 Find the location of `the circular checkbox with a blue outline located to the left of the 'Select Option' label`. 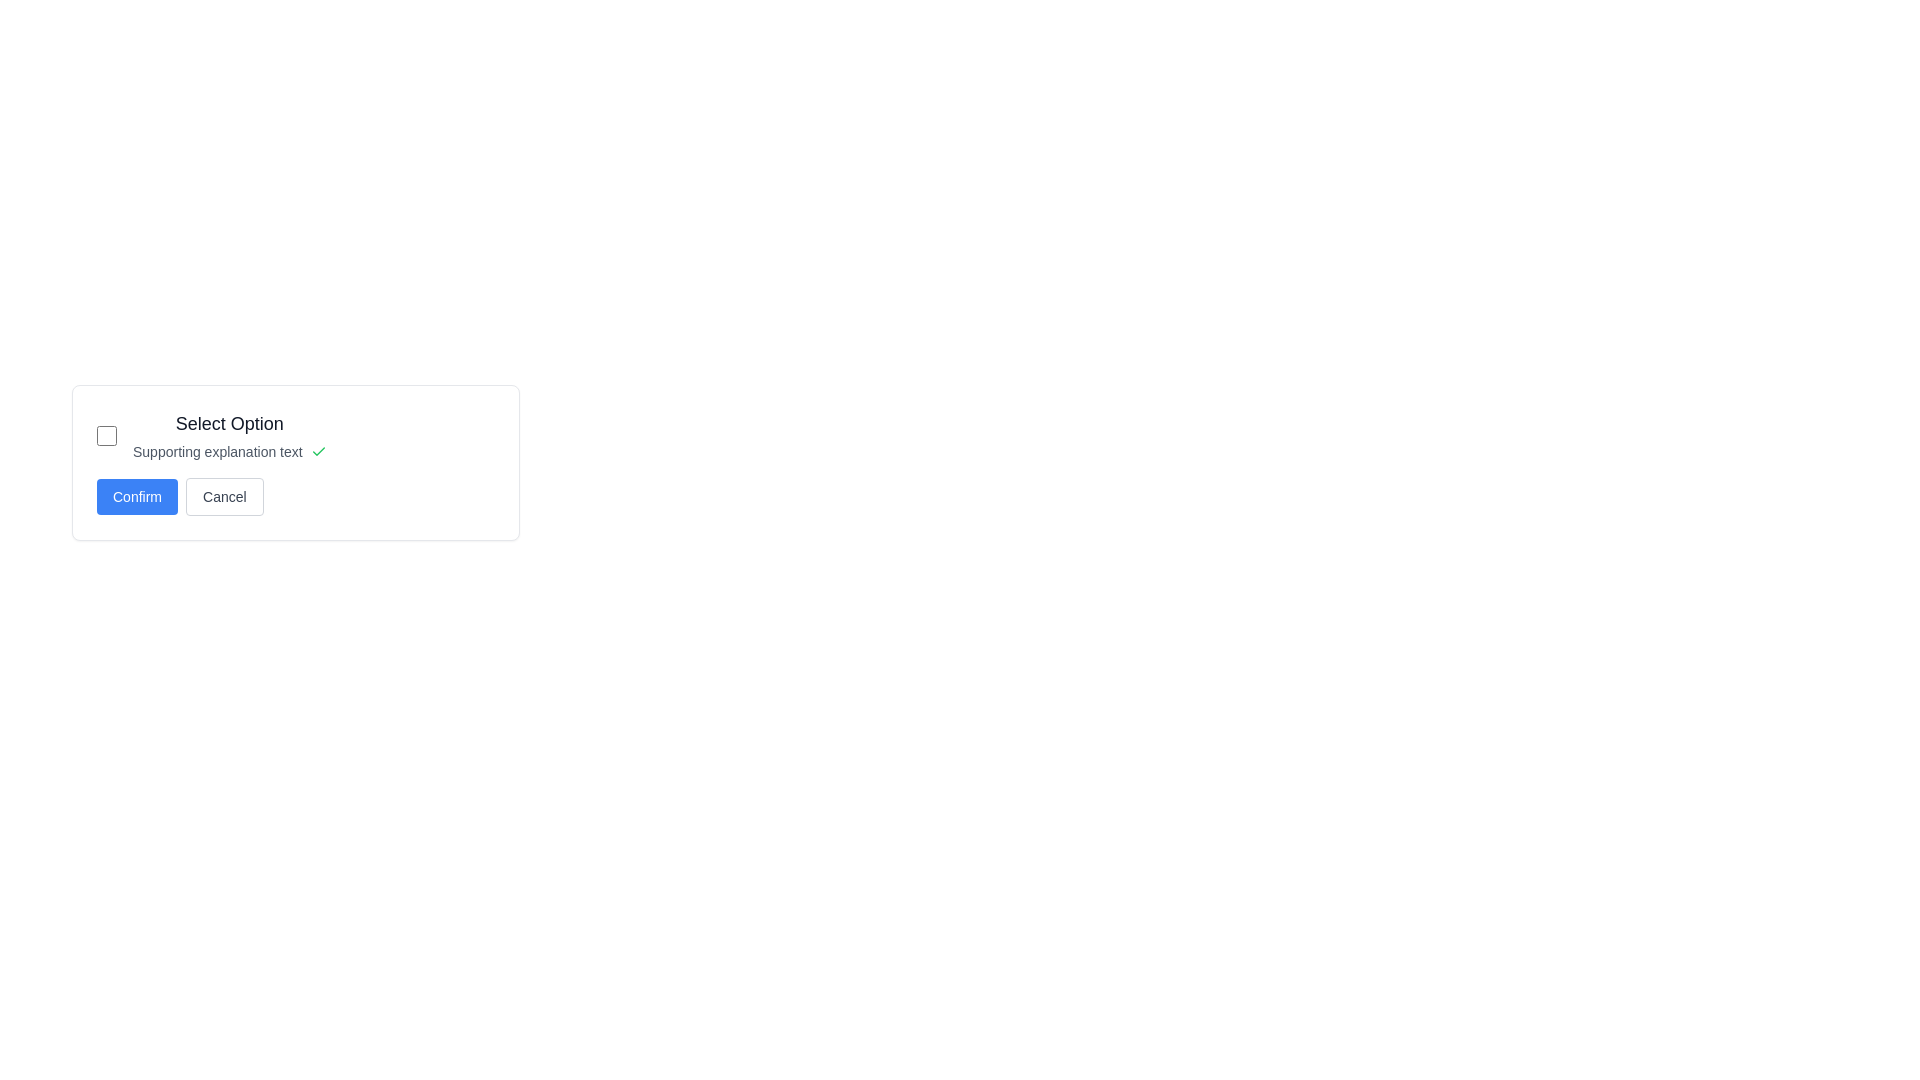

the circular checkbox with a blue outline located to the left of the 'Select Option' label is located at coordinates (105, 434).